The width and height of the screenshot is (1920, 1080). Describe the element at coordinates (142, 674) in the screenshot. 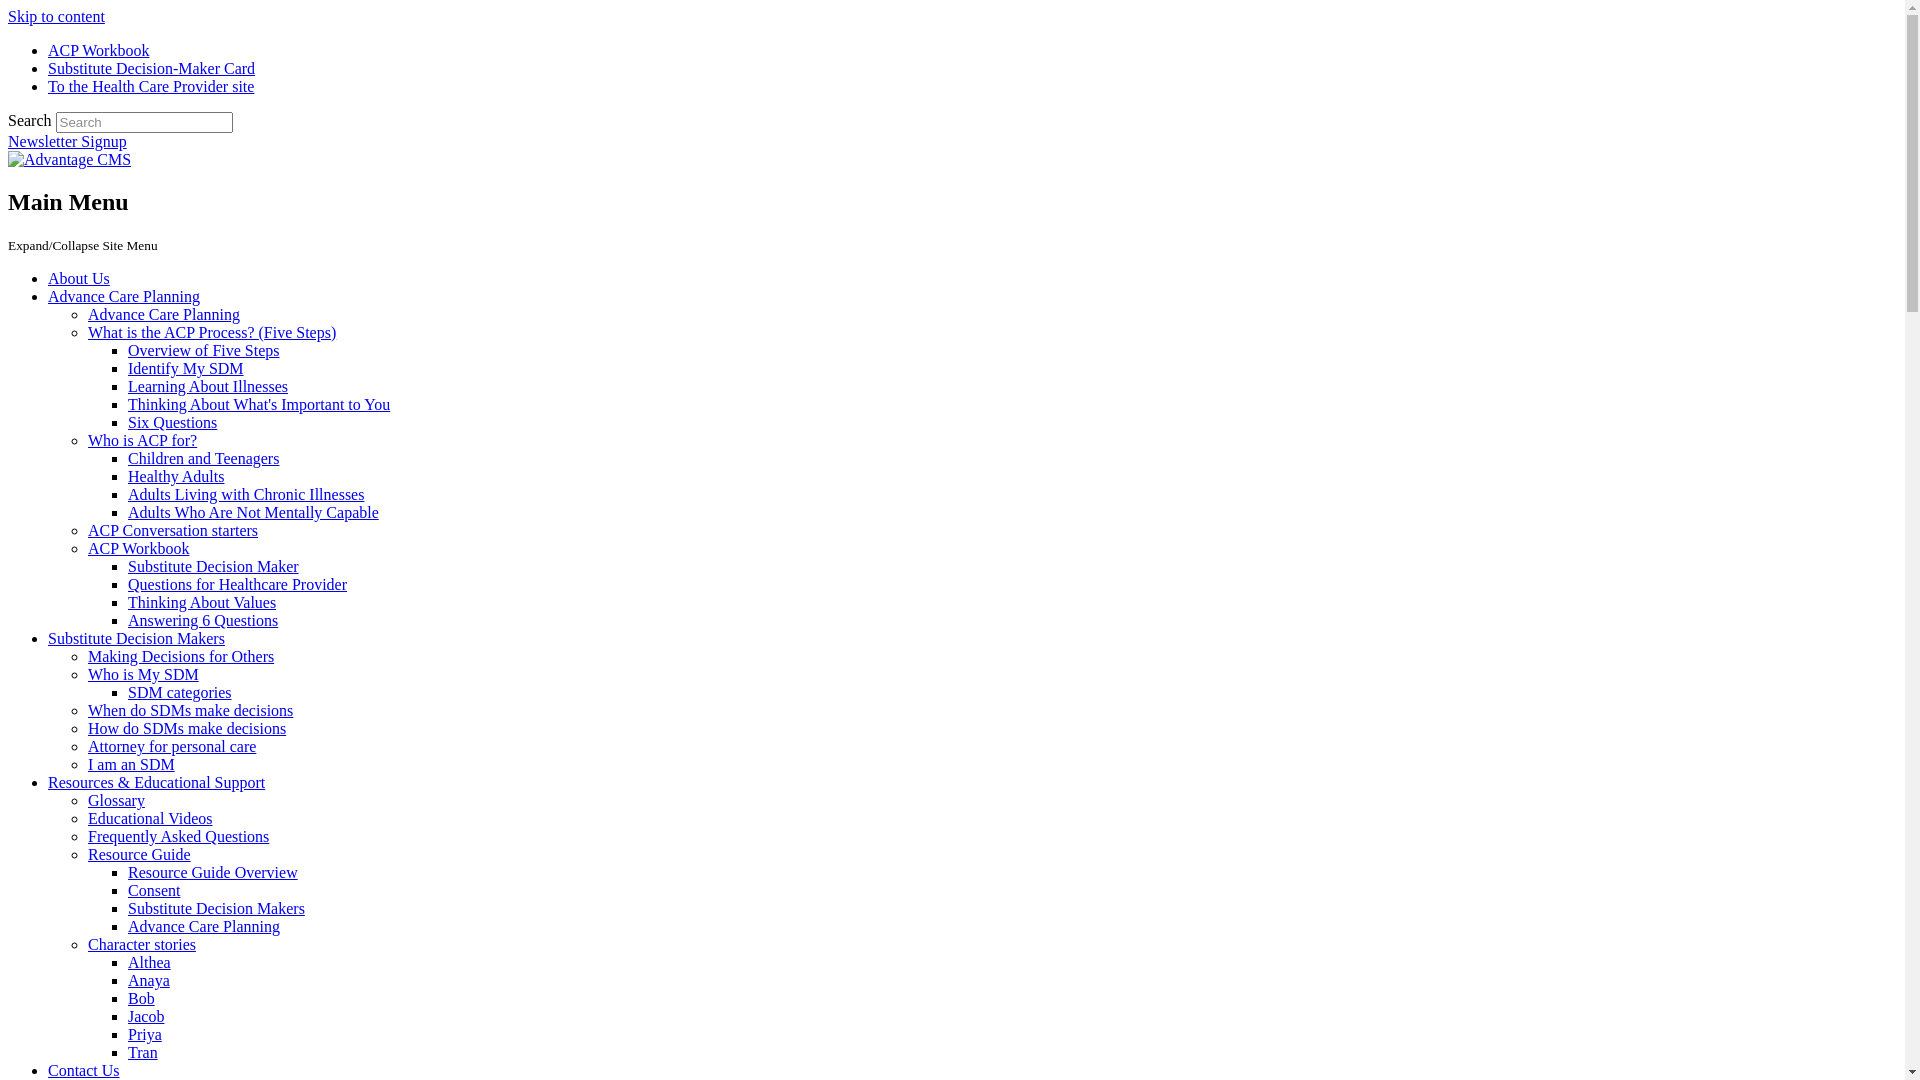

I see `'Who is My SDM'` at that location.